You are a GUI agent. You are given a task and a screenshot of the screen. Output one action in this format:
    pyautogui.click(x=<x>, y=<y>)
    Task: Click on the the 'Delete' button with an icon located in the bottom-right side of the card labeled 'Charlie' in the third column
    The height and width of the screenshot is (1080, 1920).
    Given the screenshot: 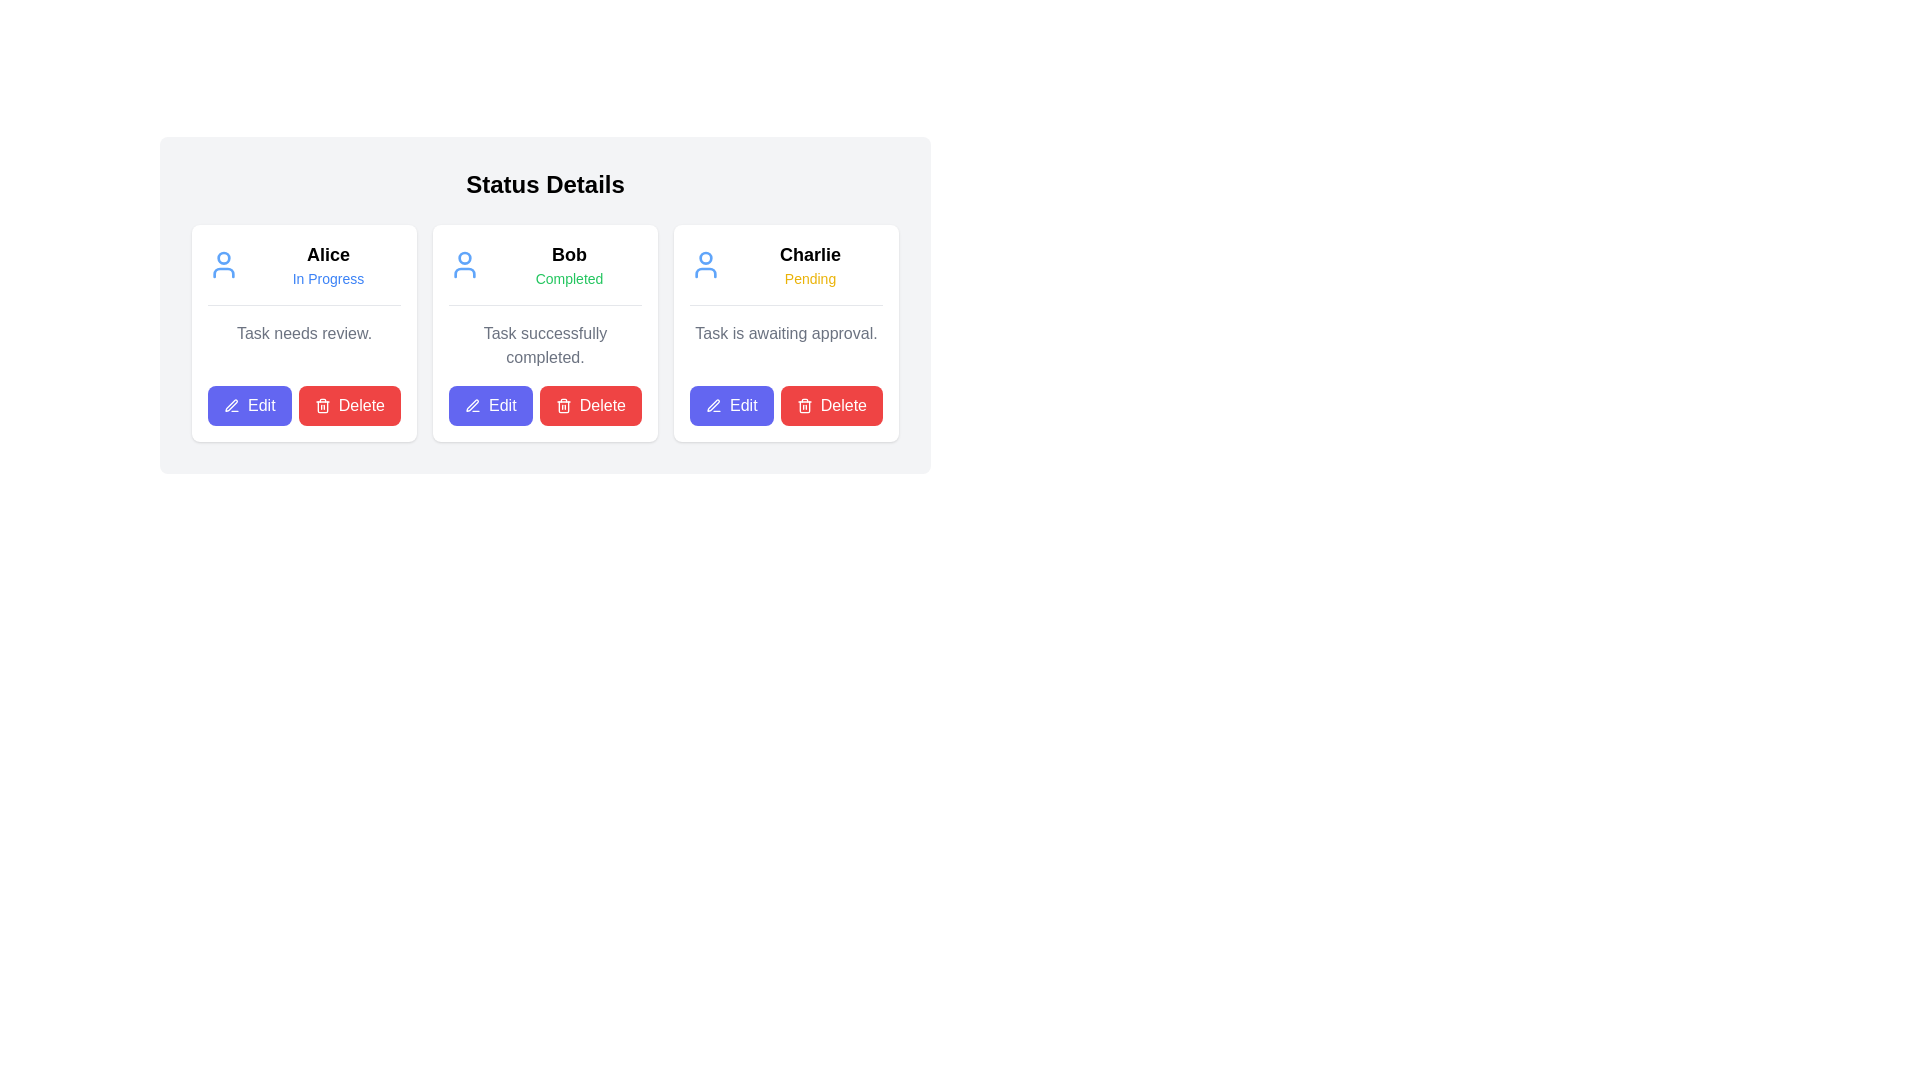 What is the action you would take?
    pyautogui.click(x=831, y=405)
    